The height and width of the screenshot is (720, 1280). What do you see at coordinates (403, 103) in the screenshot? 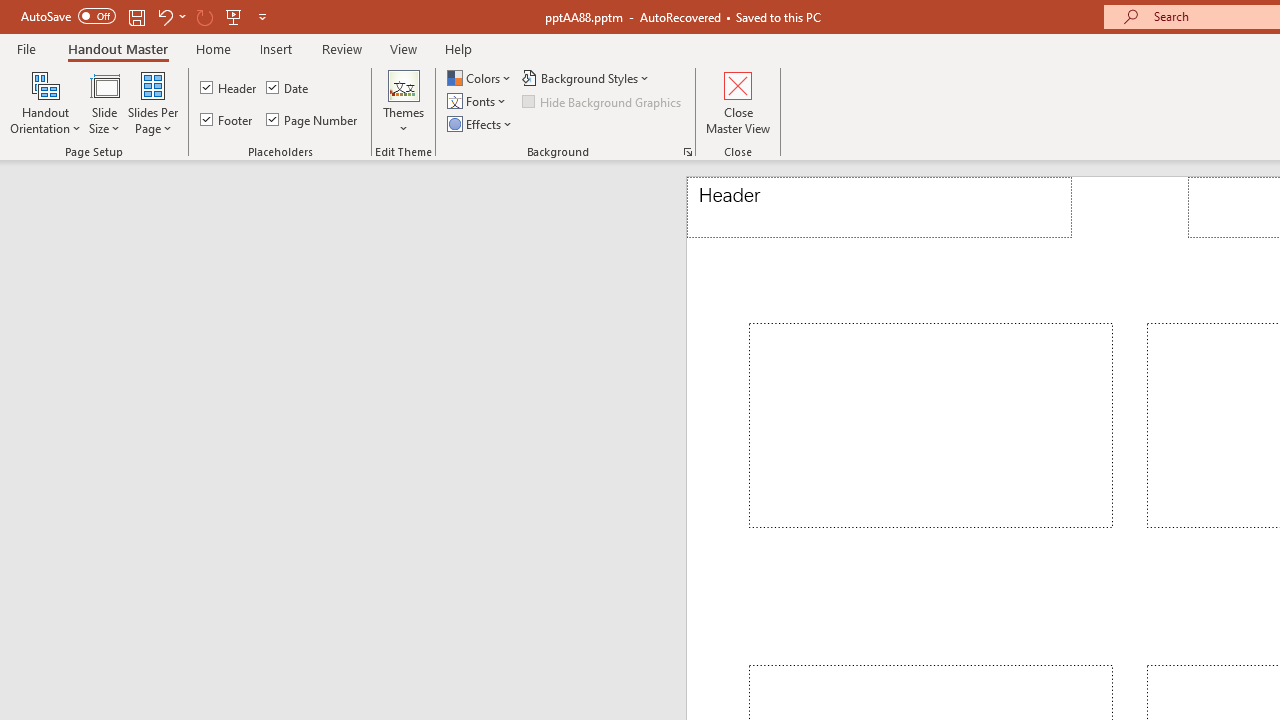
I see `'Themes'` at bounding box center [403, 103].